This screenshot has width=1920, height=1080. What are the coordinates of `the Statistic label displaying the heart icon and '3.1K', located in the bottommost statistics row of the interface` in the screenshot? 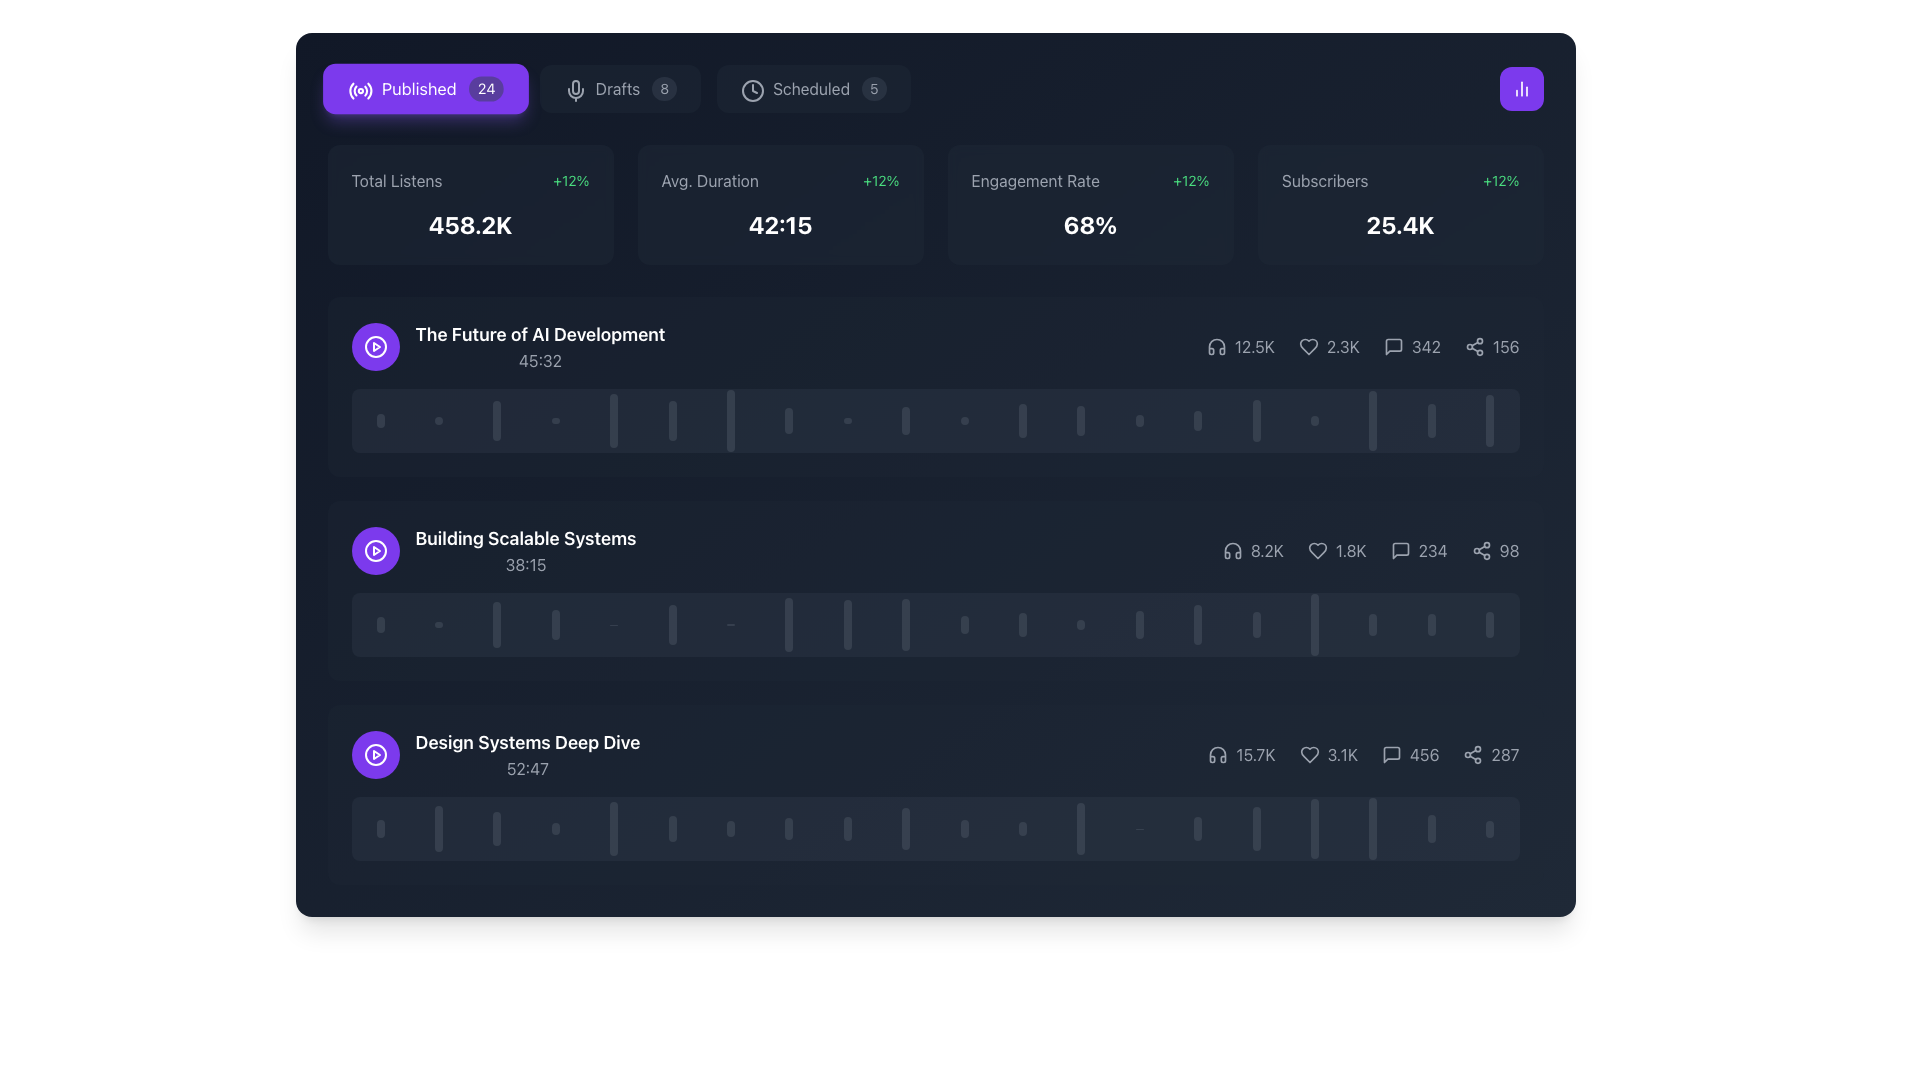 It's located at (1328, 755).